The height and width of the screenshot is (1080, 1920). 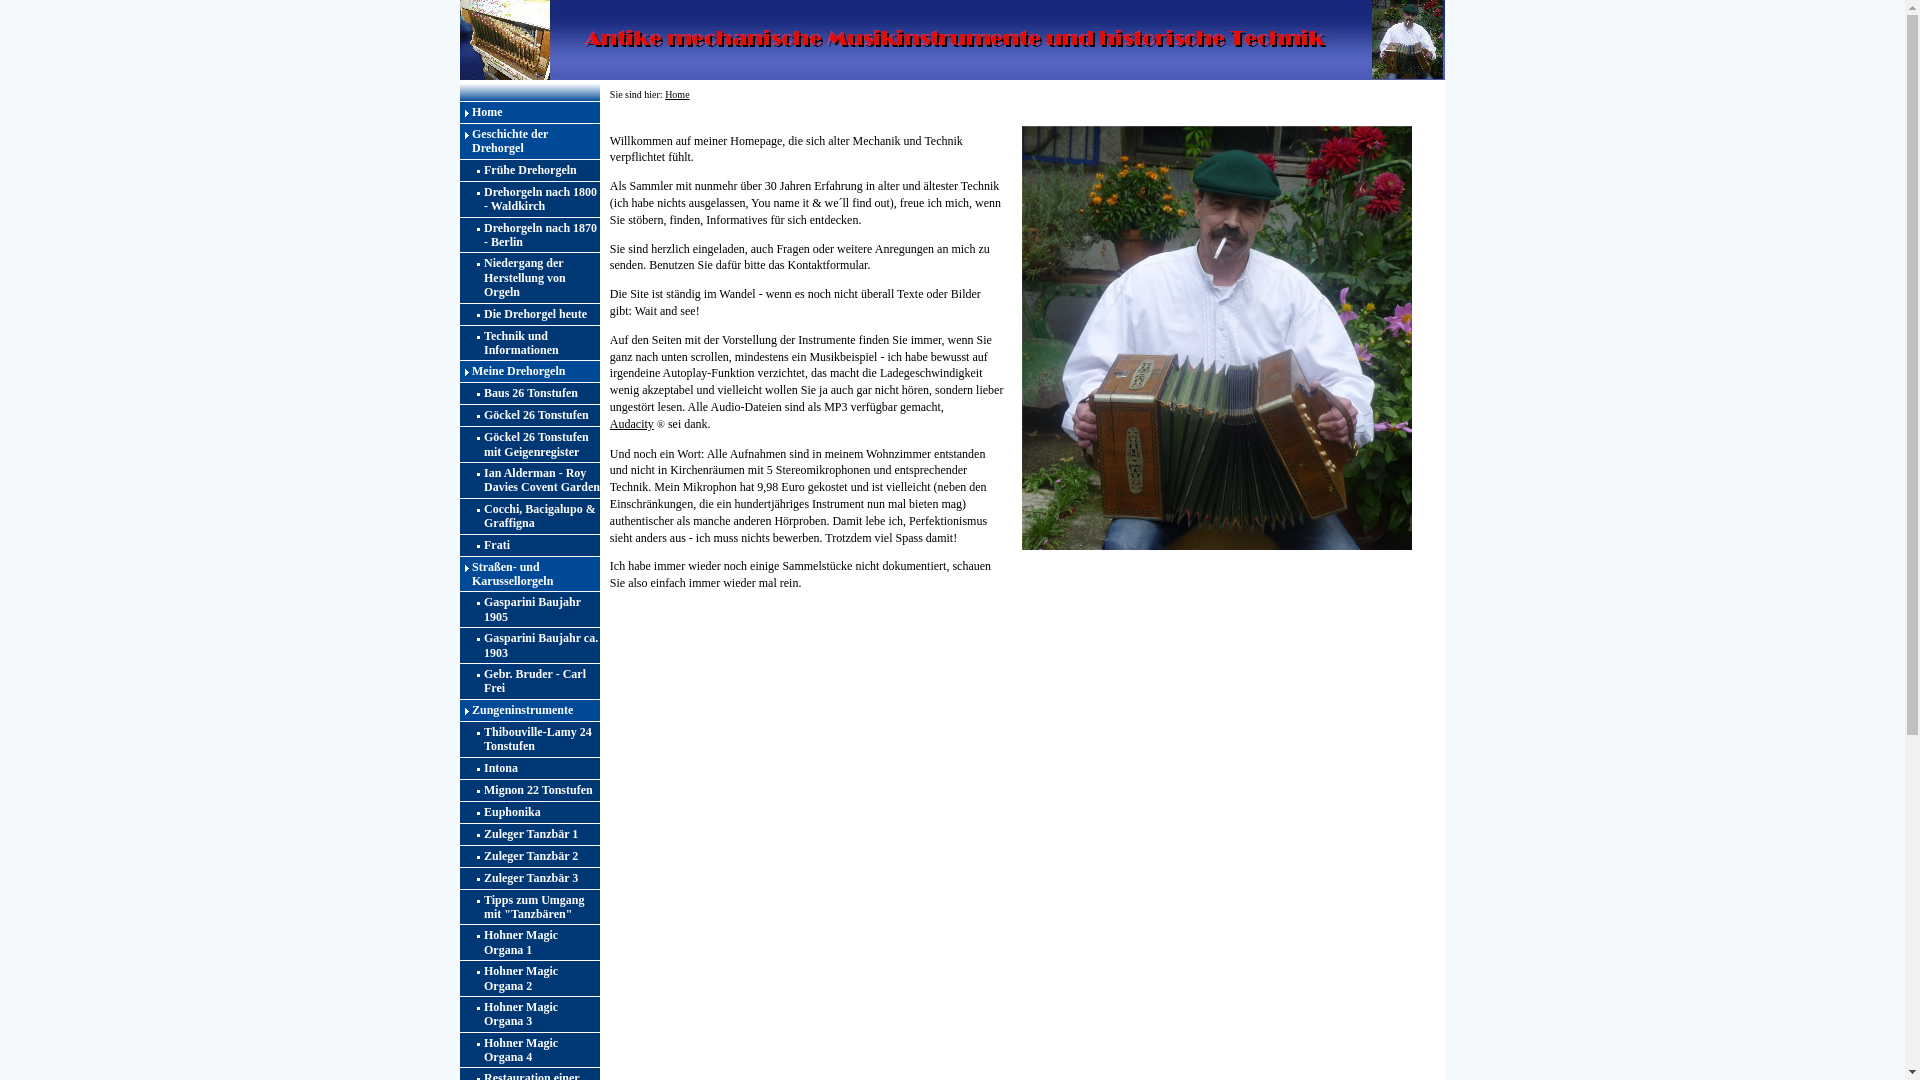 I want to click on 'Cocchi, Bacigalupo & Graffigna', so click(x=529, y=515).